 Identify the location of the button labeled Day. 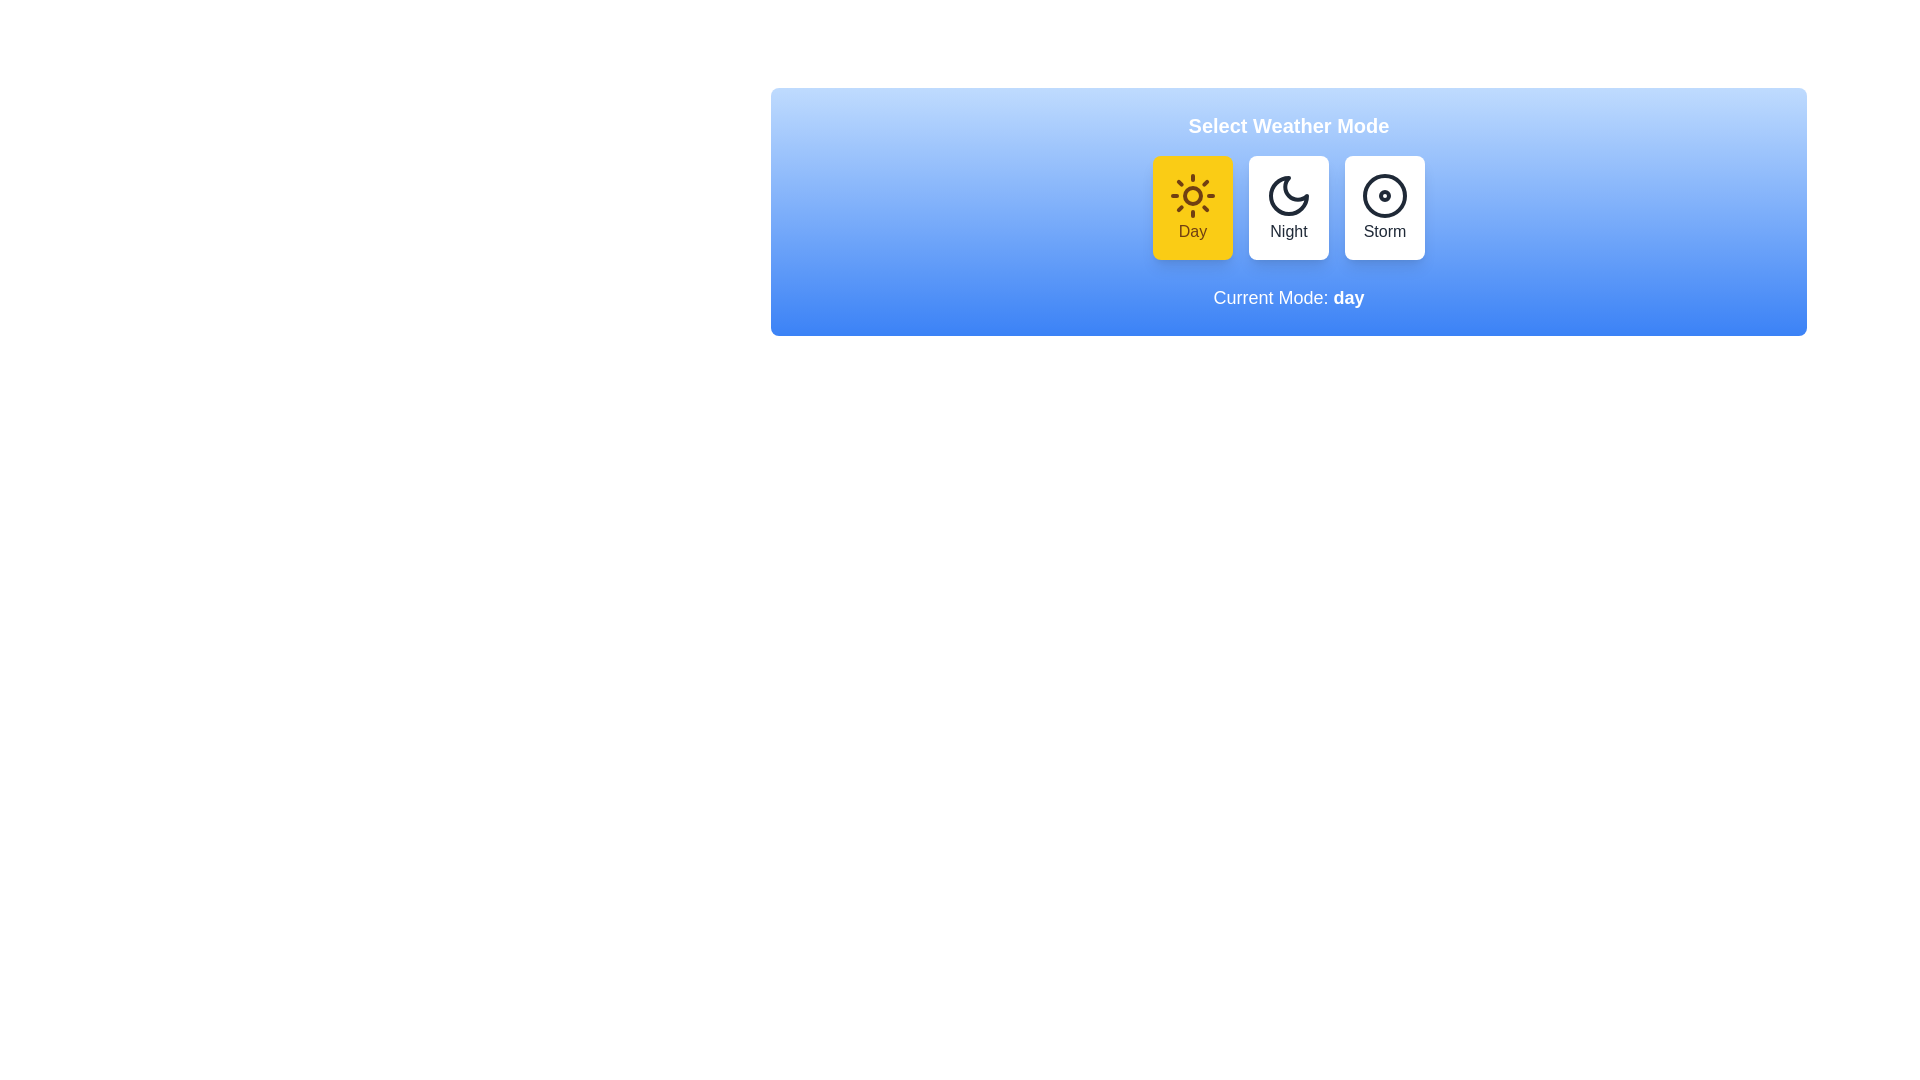
(1193, 208).